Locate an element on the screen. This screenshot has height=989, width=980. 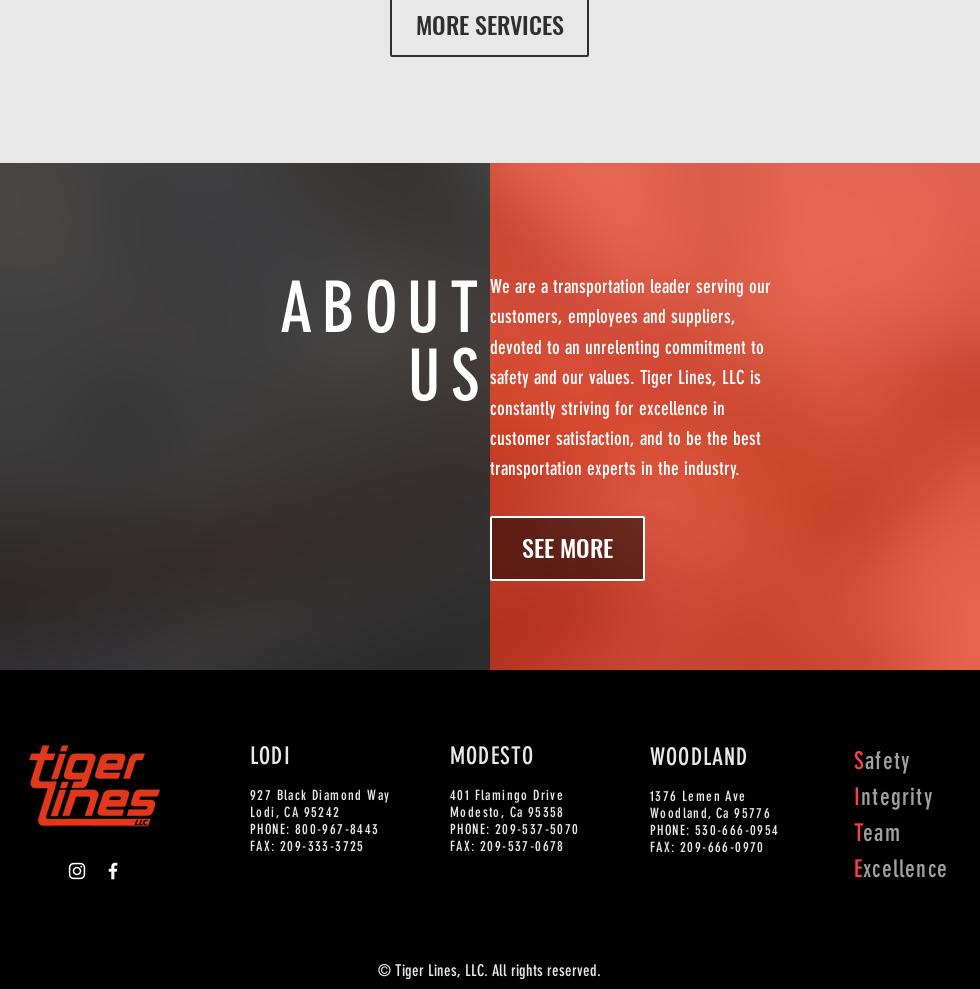
'US' is located at coordinates (448, 375).